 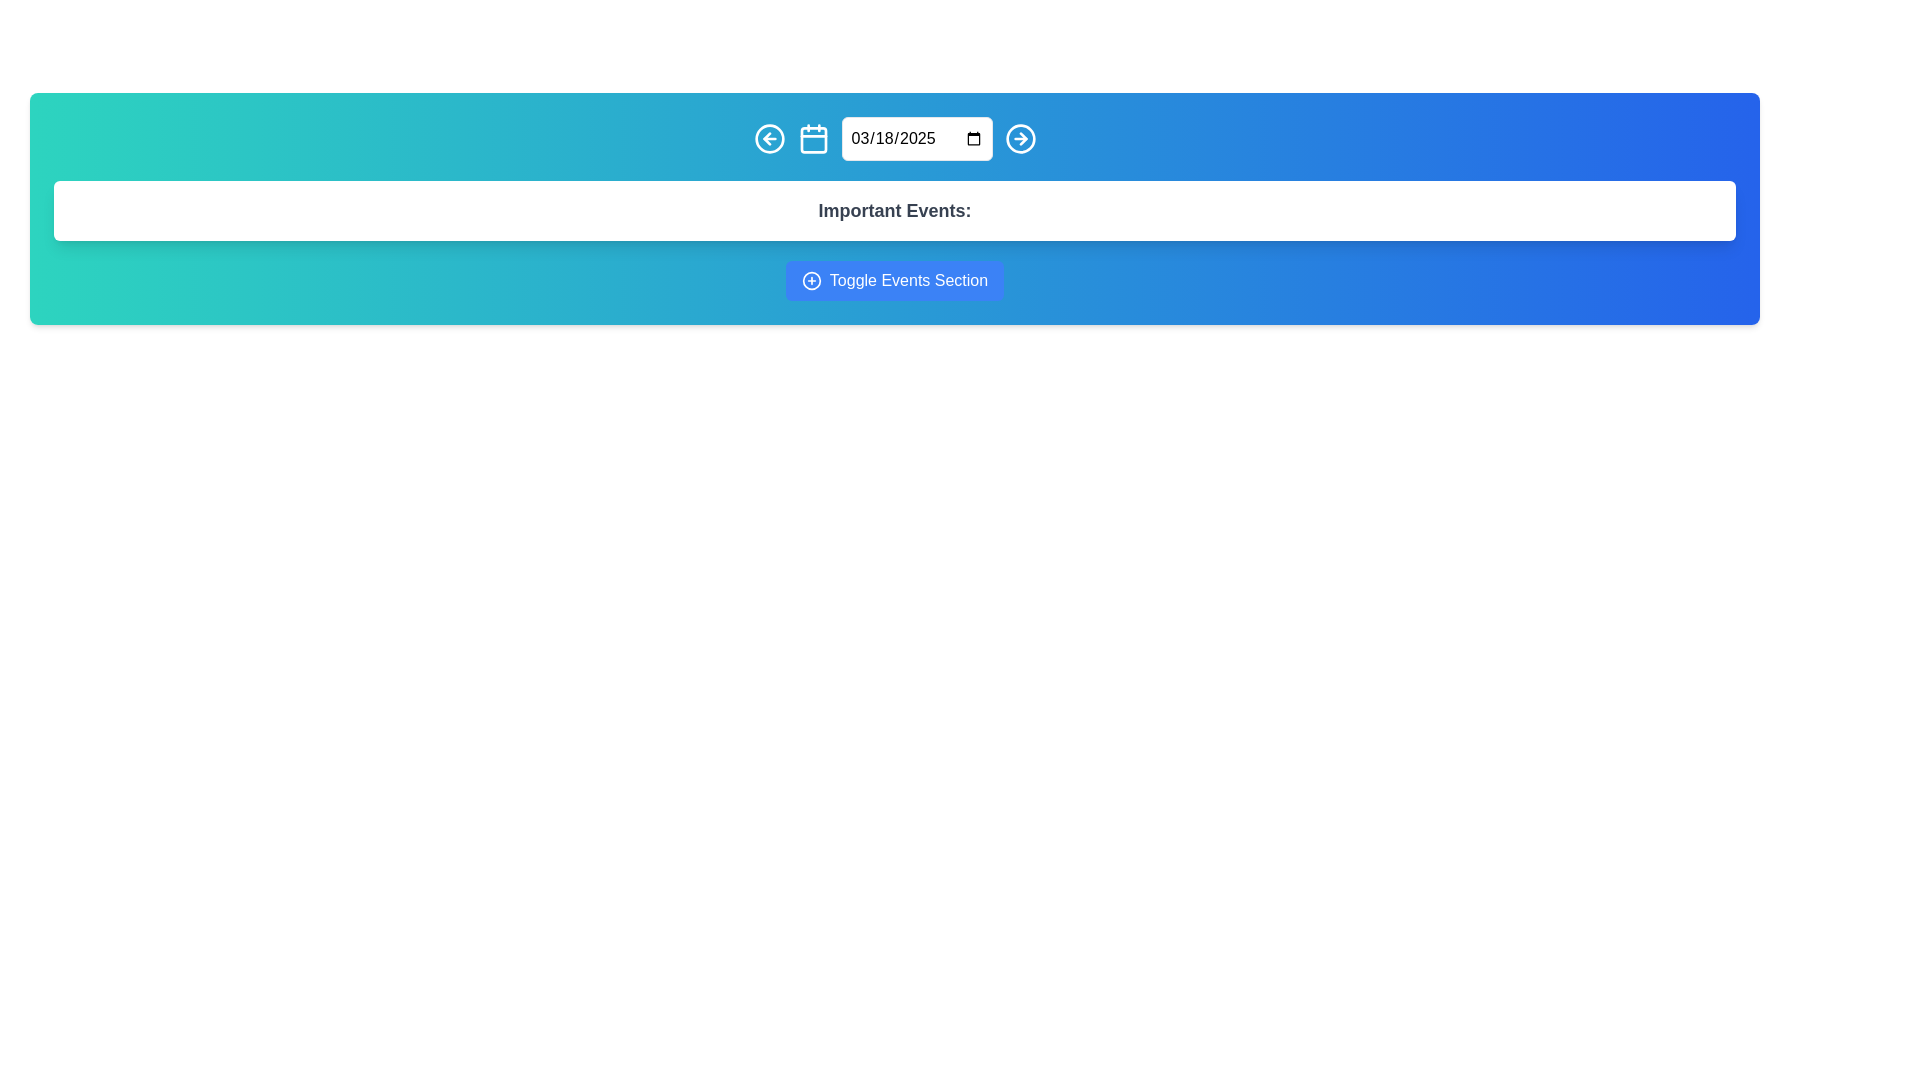 What do you see at coordinates (811, 281) in the screenshot?
I see `the circular plus icon, which is part of the blue button labeled 'Toggle Events Section' located below the text 'Important Events'` at bounding box center [811, 281].